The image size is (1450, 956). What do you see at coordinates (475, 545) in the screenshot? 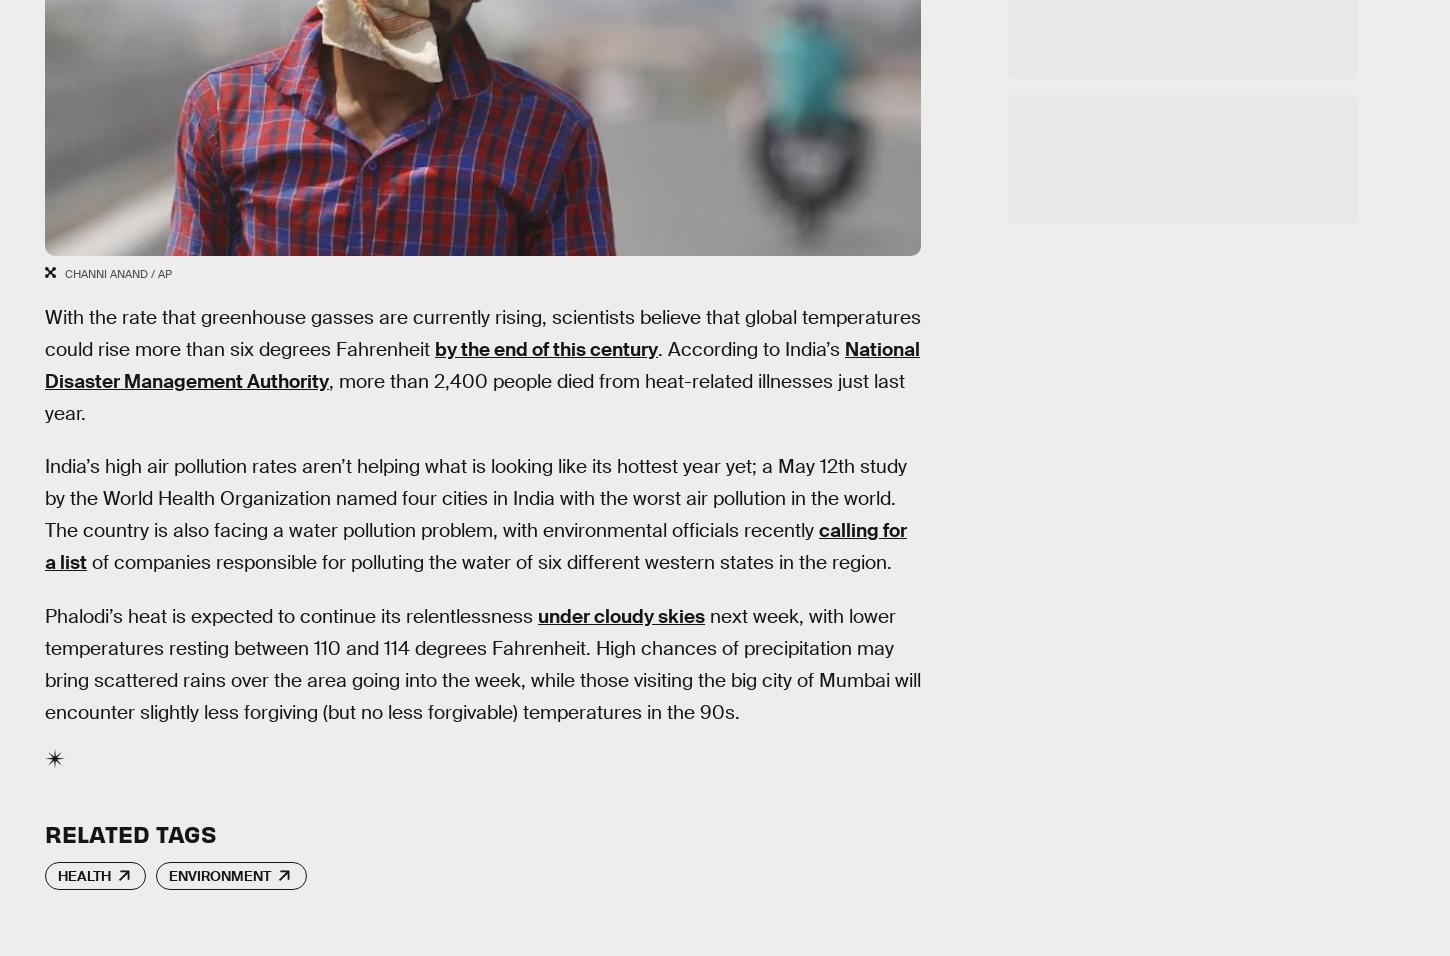
I see `'calling for a list'` at bounding box center [475, 545].